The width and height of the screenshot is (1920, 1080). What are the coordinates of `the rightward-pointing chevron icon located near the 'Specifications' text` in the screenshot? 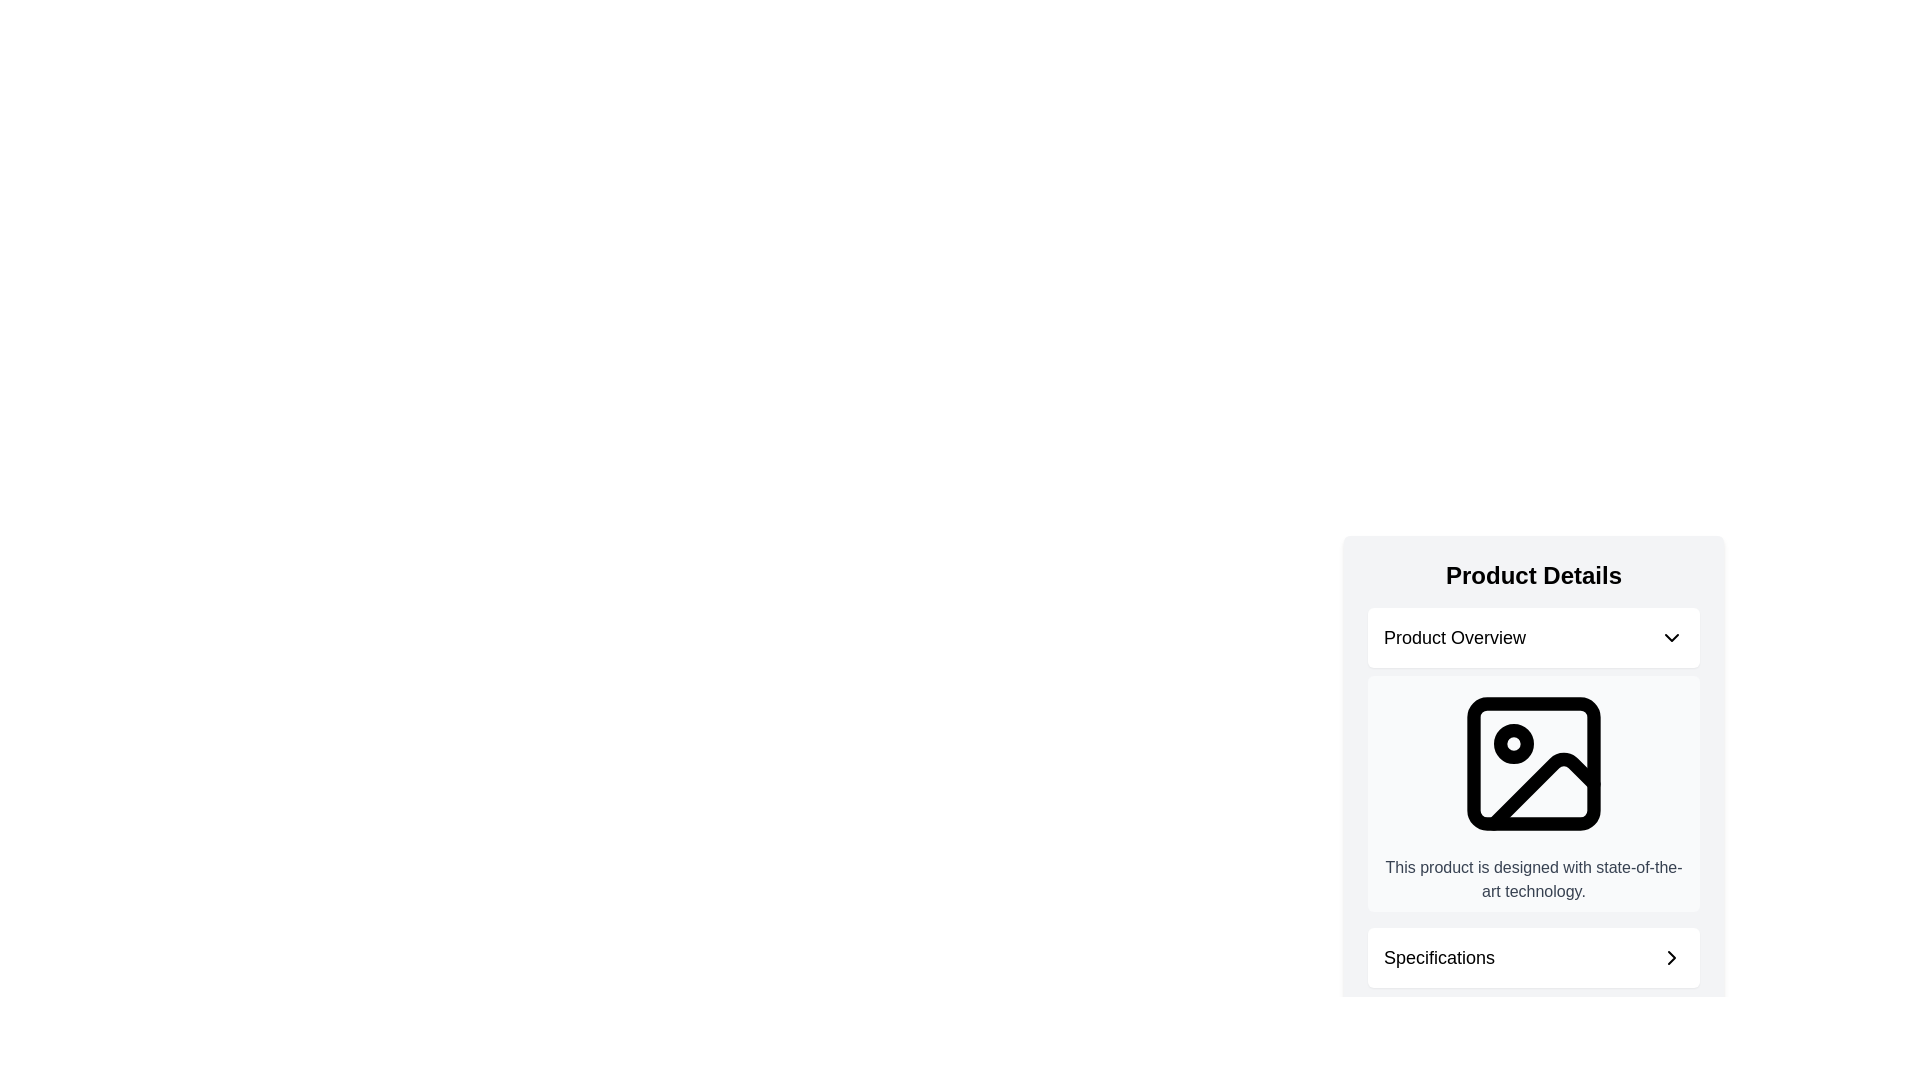 It's located at (1671, 956).